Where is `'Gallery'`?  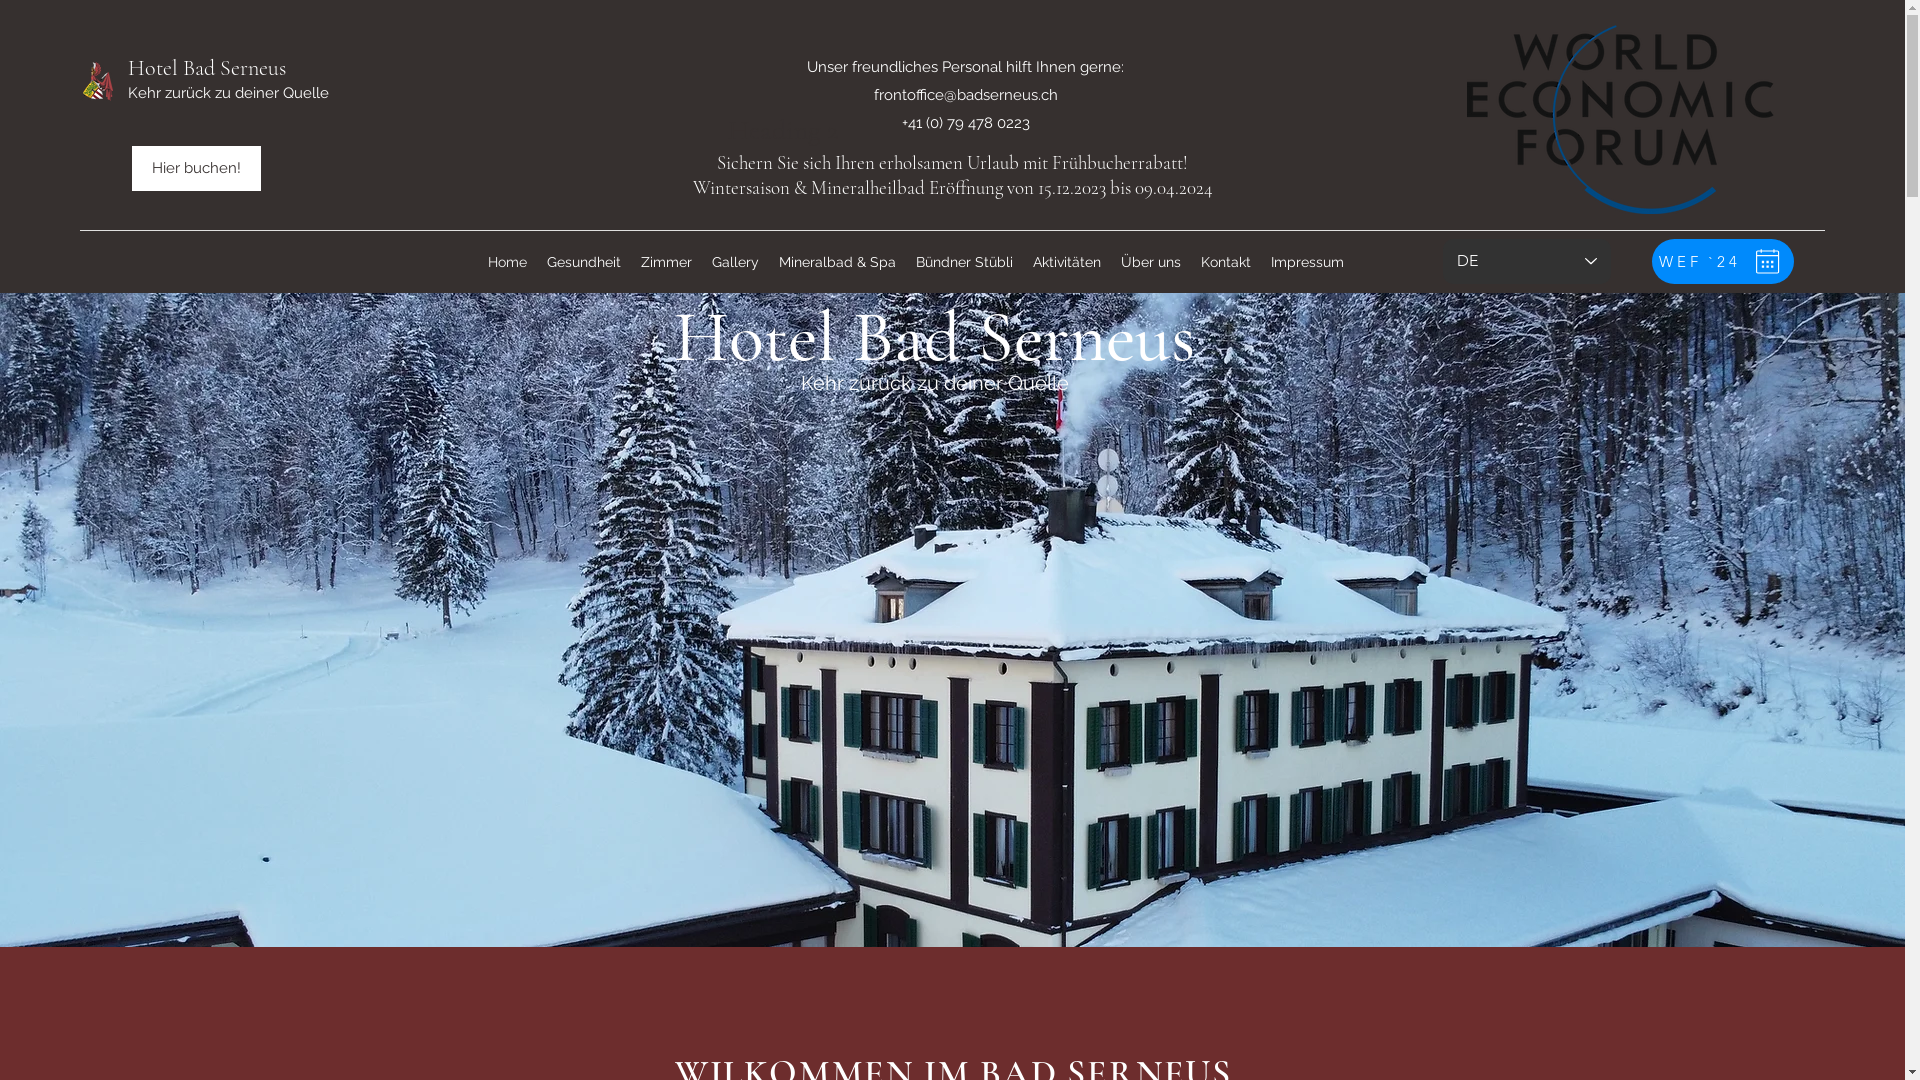
'Gallery' is located at coordinates (734, 261).